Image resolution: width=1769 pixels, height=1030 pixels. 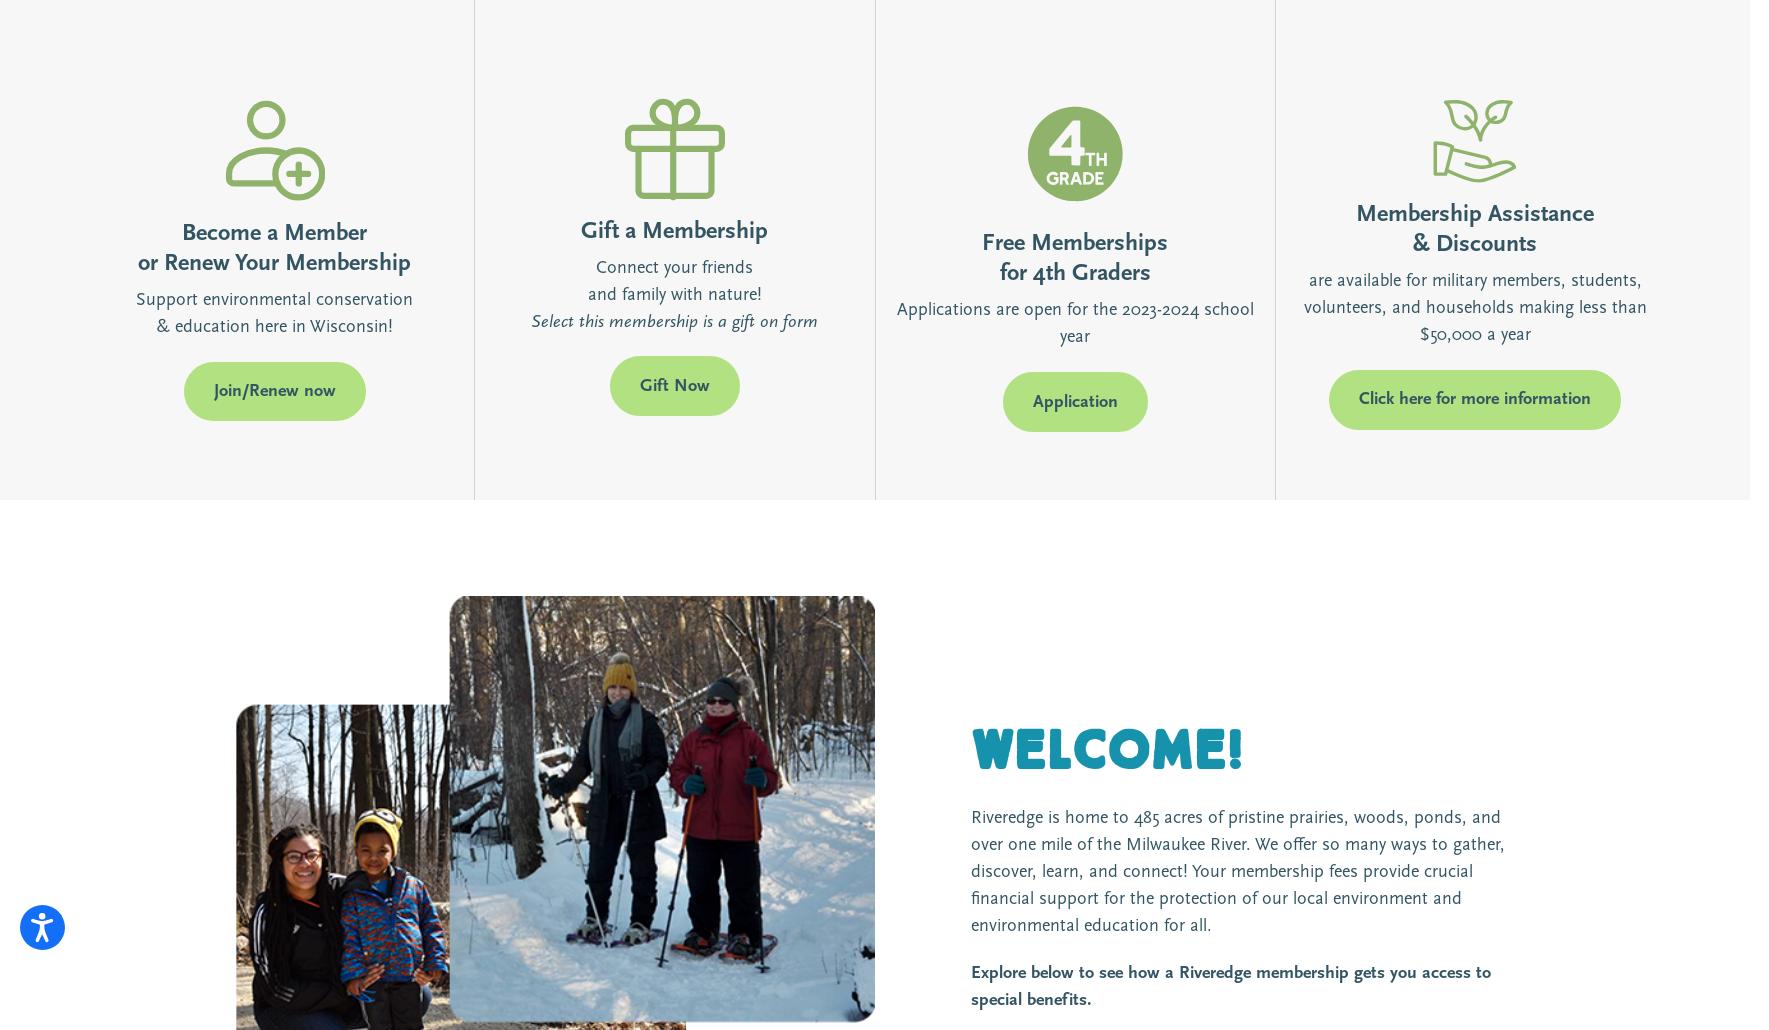 What do you see at coordinates (1473, 244) in the screenshot?
I see `'& Discounts'` at bounding box center [1473, 244].